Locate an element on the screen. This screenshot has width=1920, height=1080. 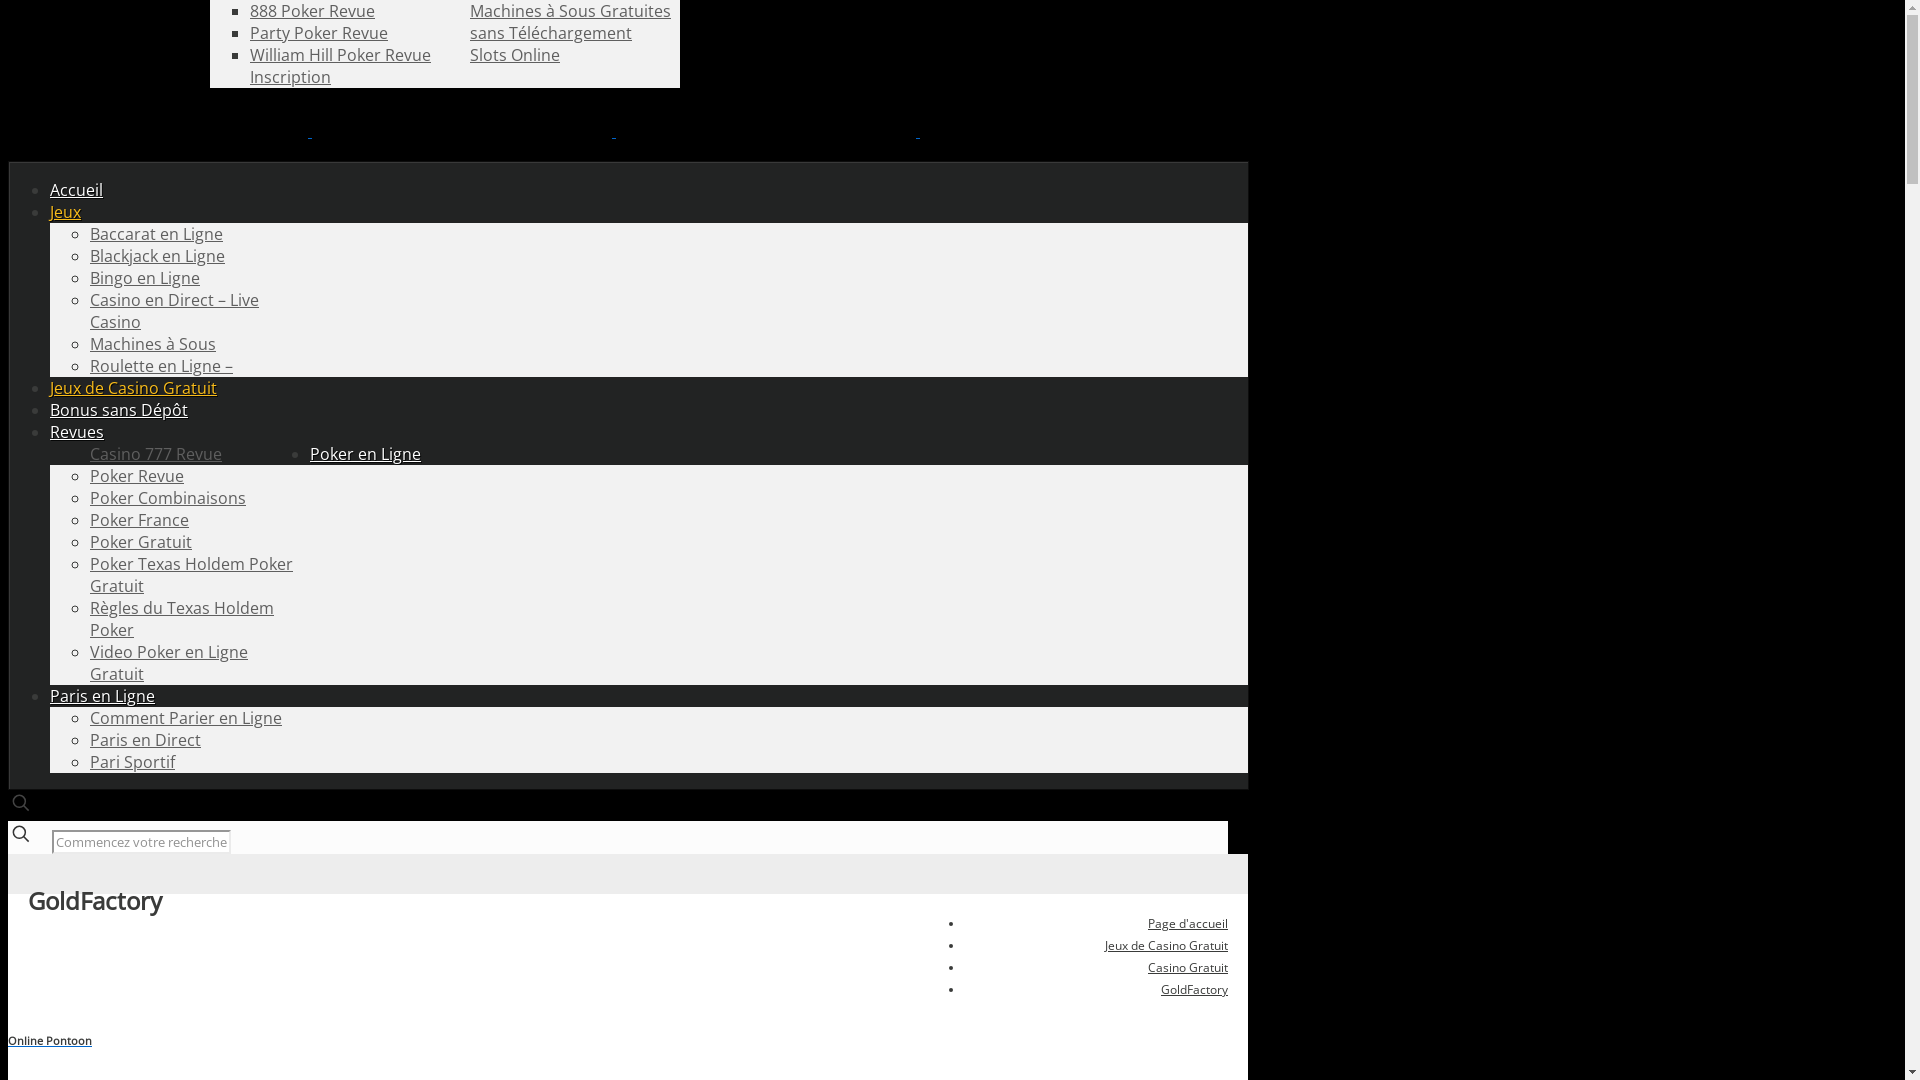
'Casino en Ligne Suisse' is located at coordinates (613, 131).